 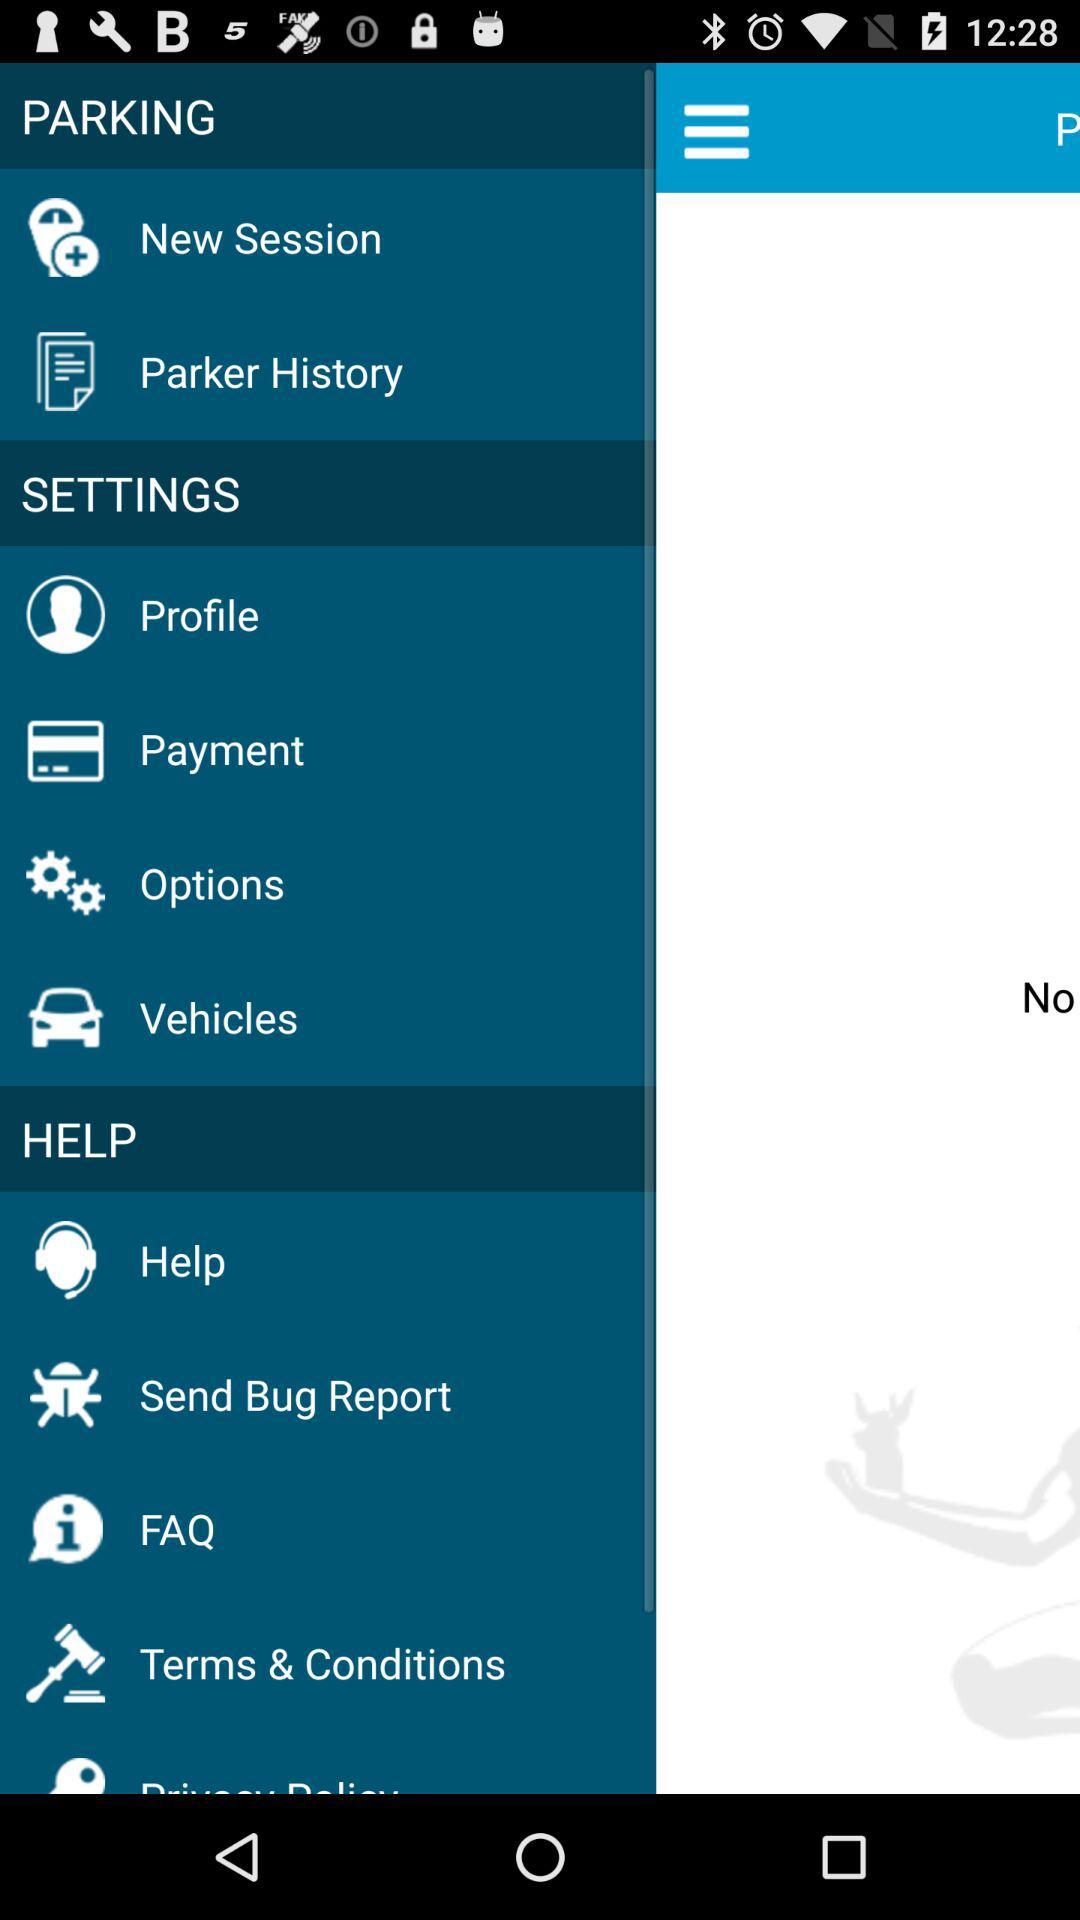 What do you see at coordinates (219, 1017) in the screenshot?
I see `the icon below options icon` at bounding box center [219, 1017].